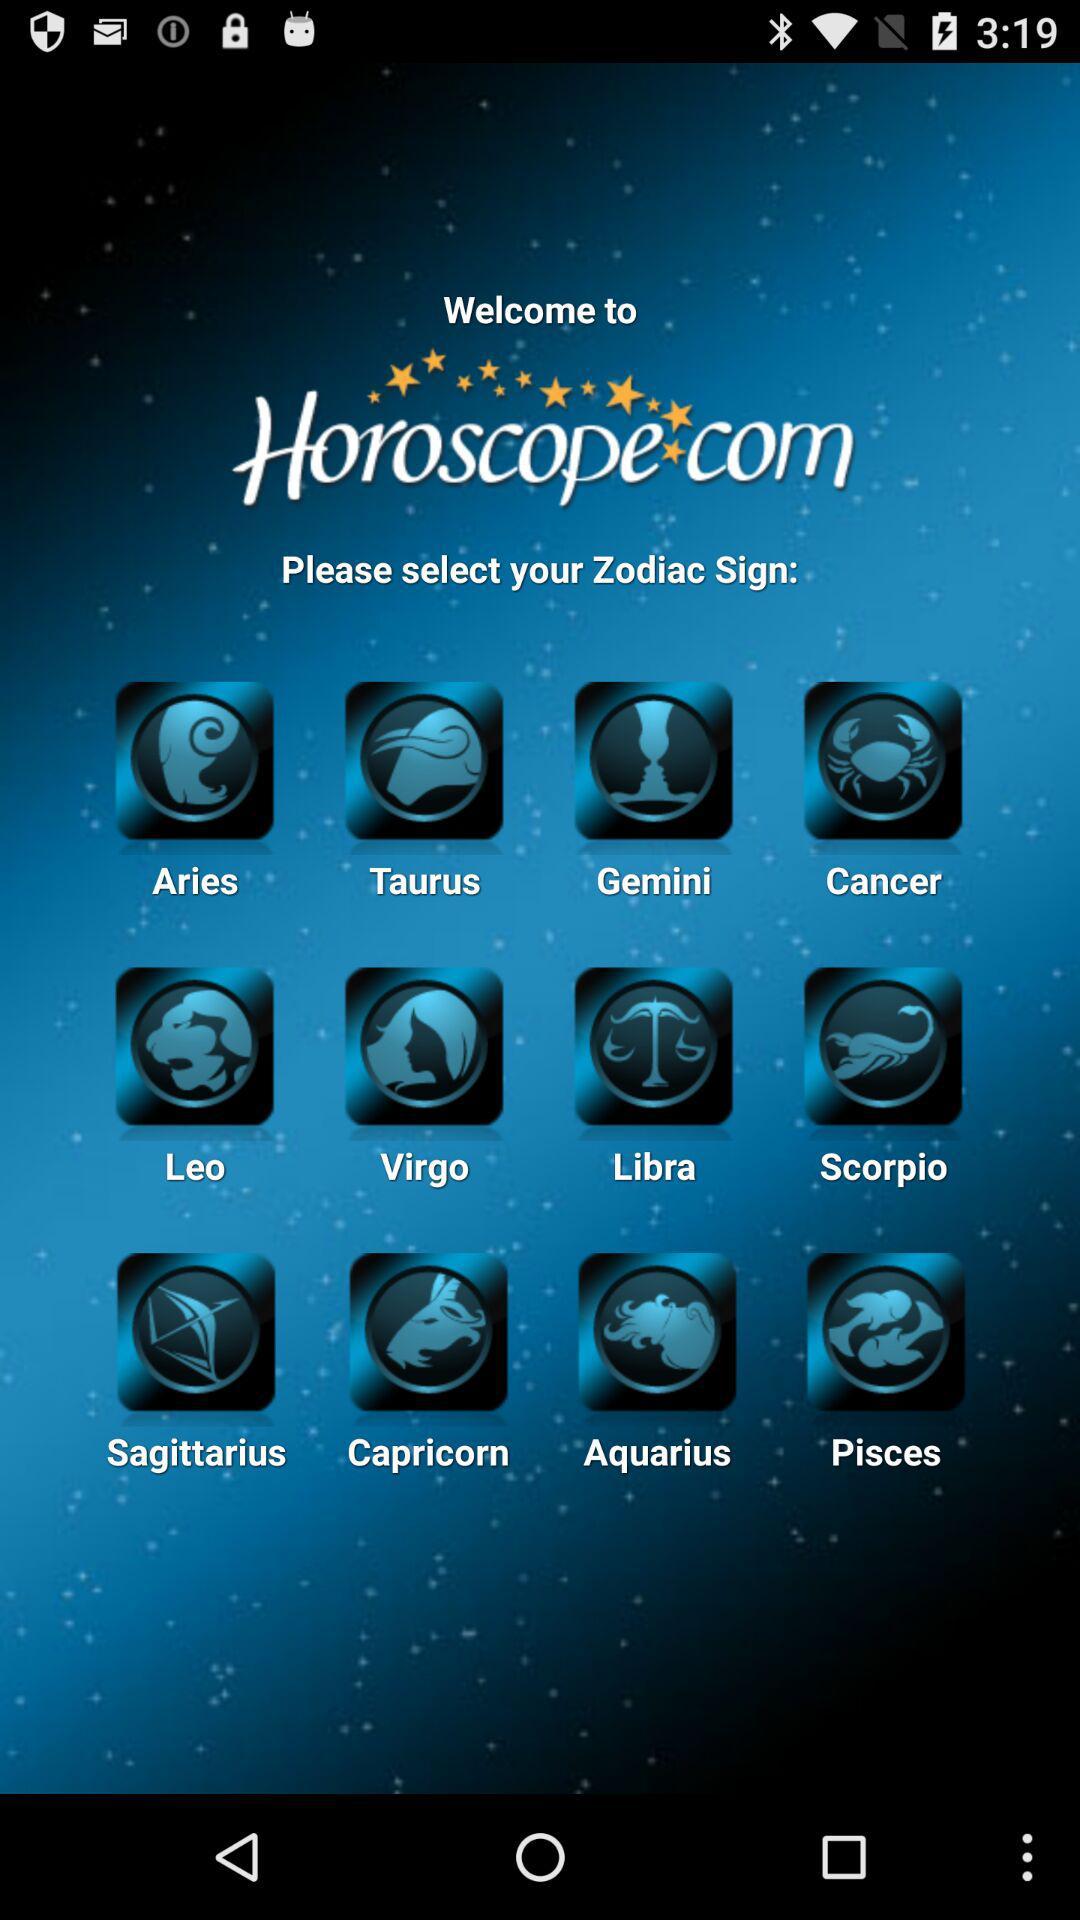 The width and height of the screenshot is (1080, 1920). Describe the element at coordinates (194, 1042) in the screenshot. I see `click on leo horoscope` at that location.